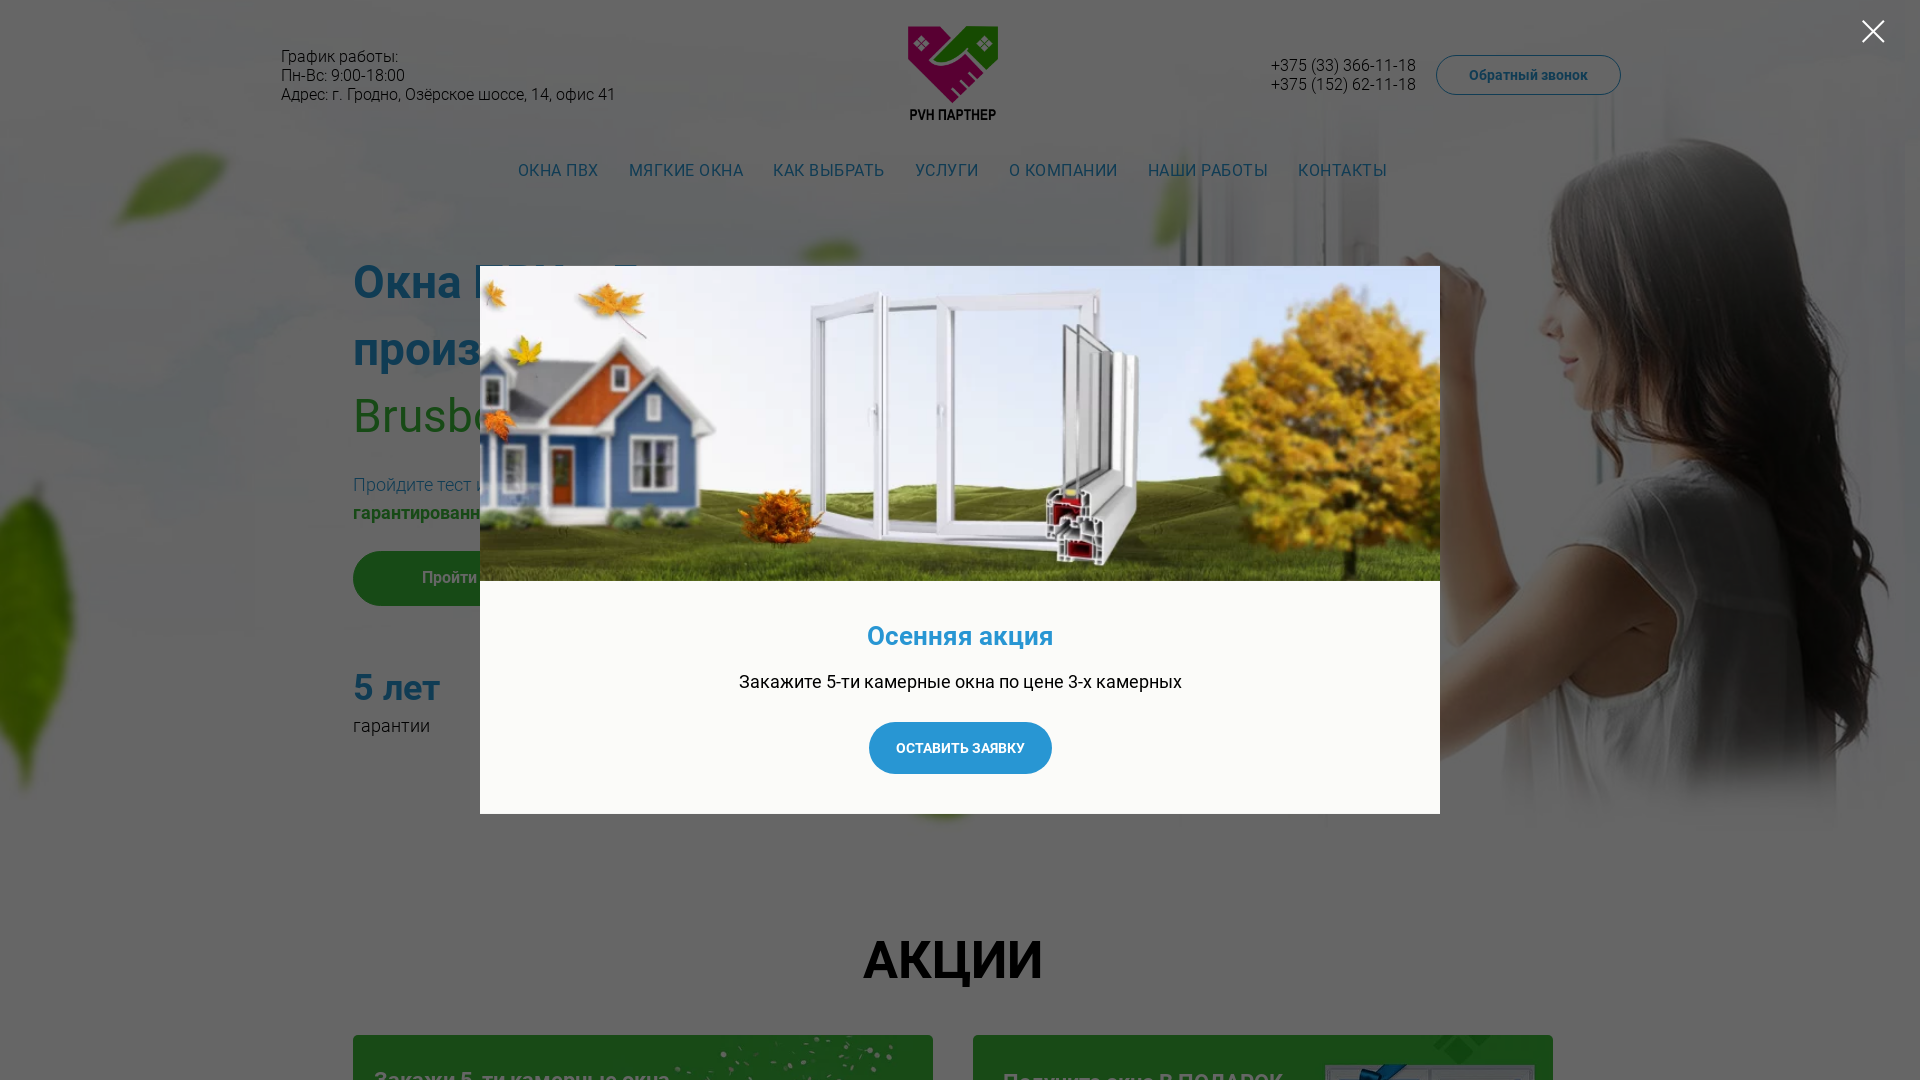 The height and width of the screenshot is (1080, 1920). I want to click on '+375 (152) 62-11-18', so click(1343, 83).